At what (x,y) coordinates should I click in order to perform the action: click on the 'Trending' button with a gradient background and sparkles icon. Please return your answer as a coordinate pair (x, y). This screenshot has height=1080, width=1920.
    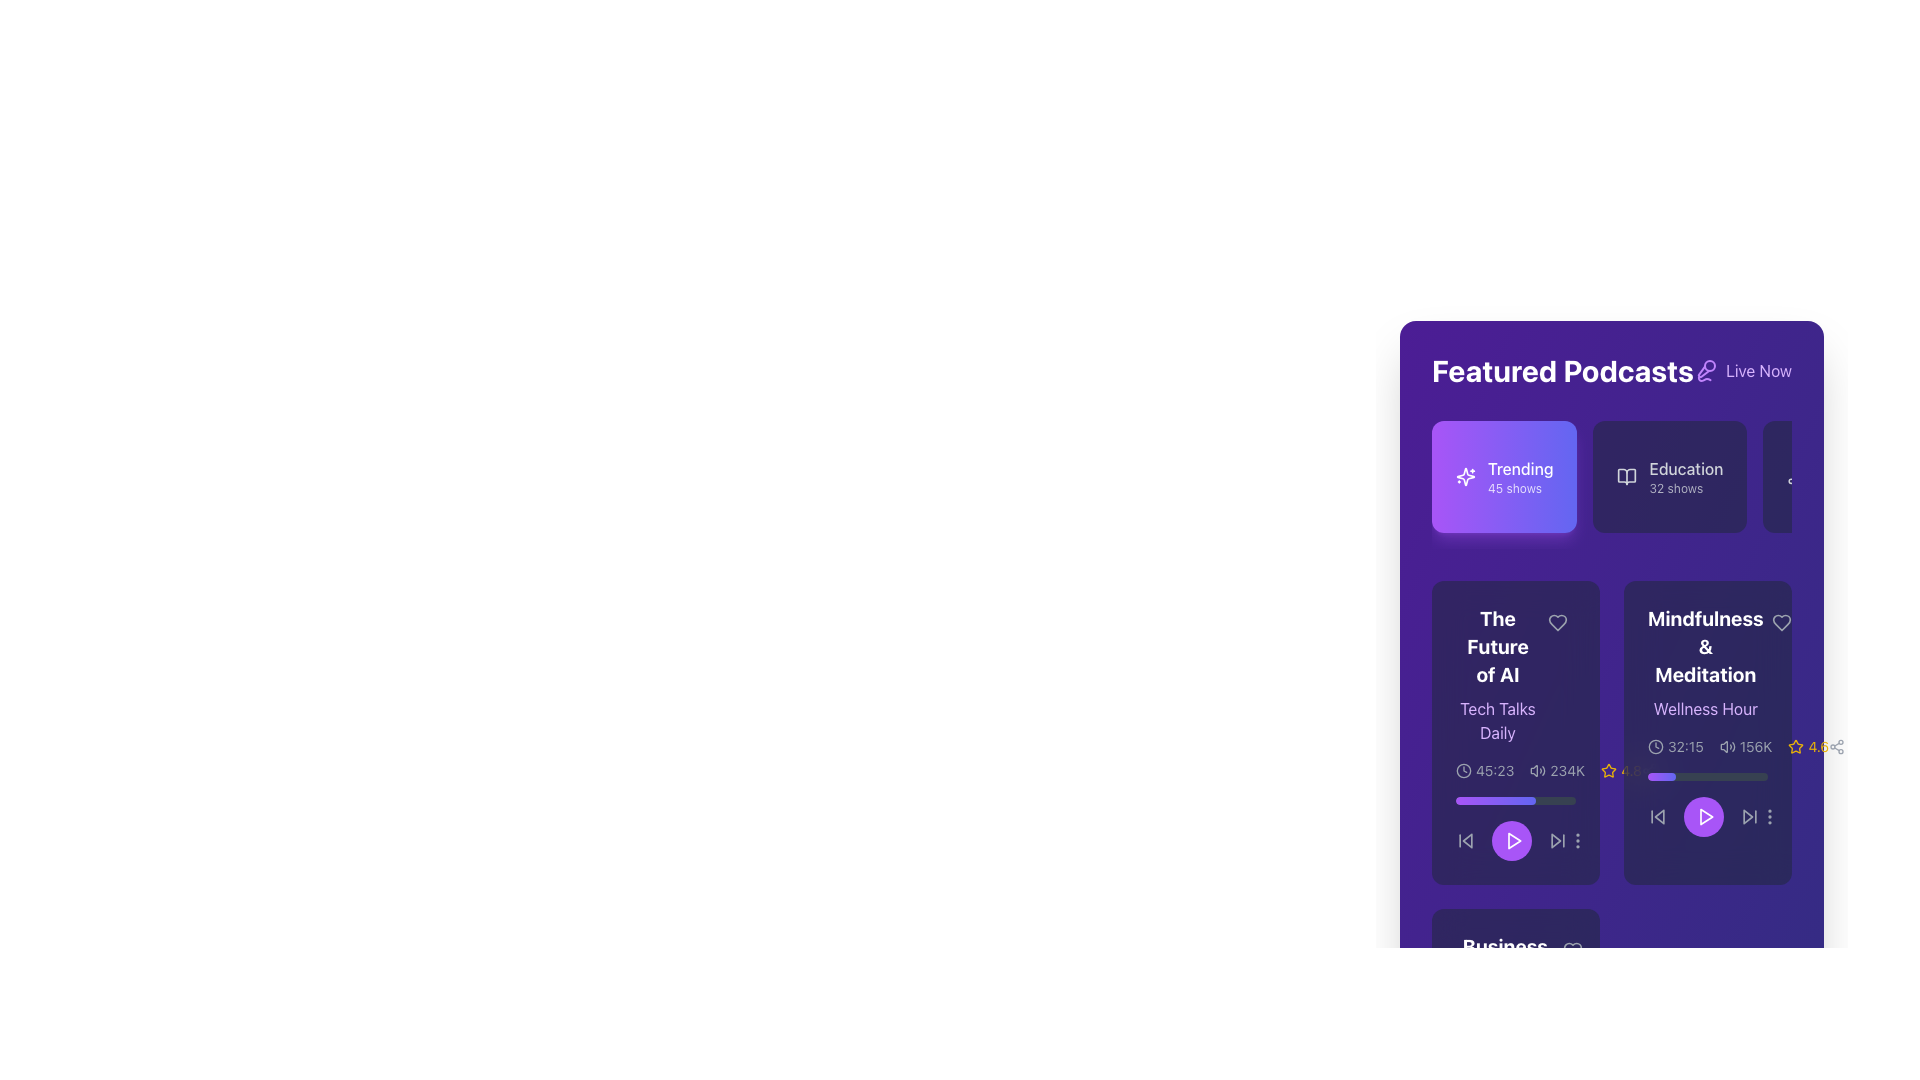
    Looking at the image, I should click on (1504, 477).